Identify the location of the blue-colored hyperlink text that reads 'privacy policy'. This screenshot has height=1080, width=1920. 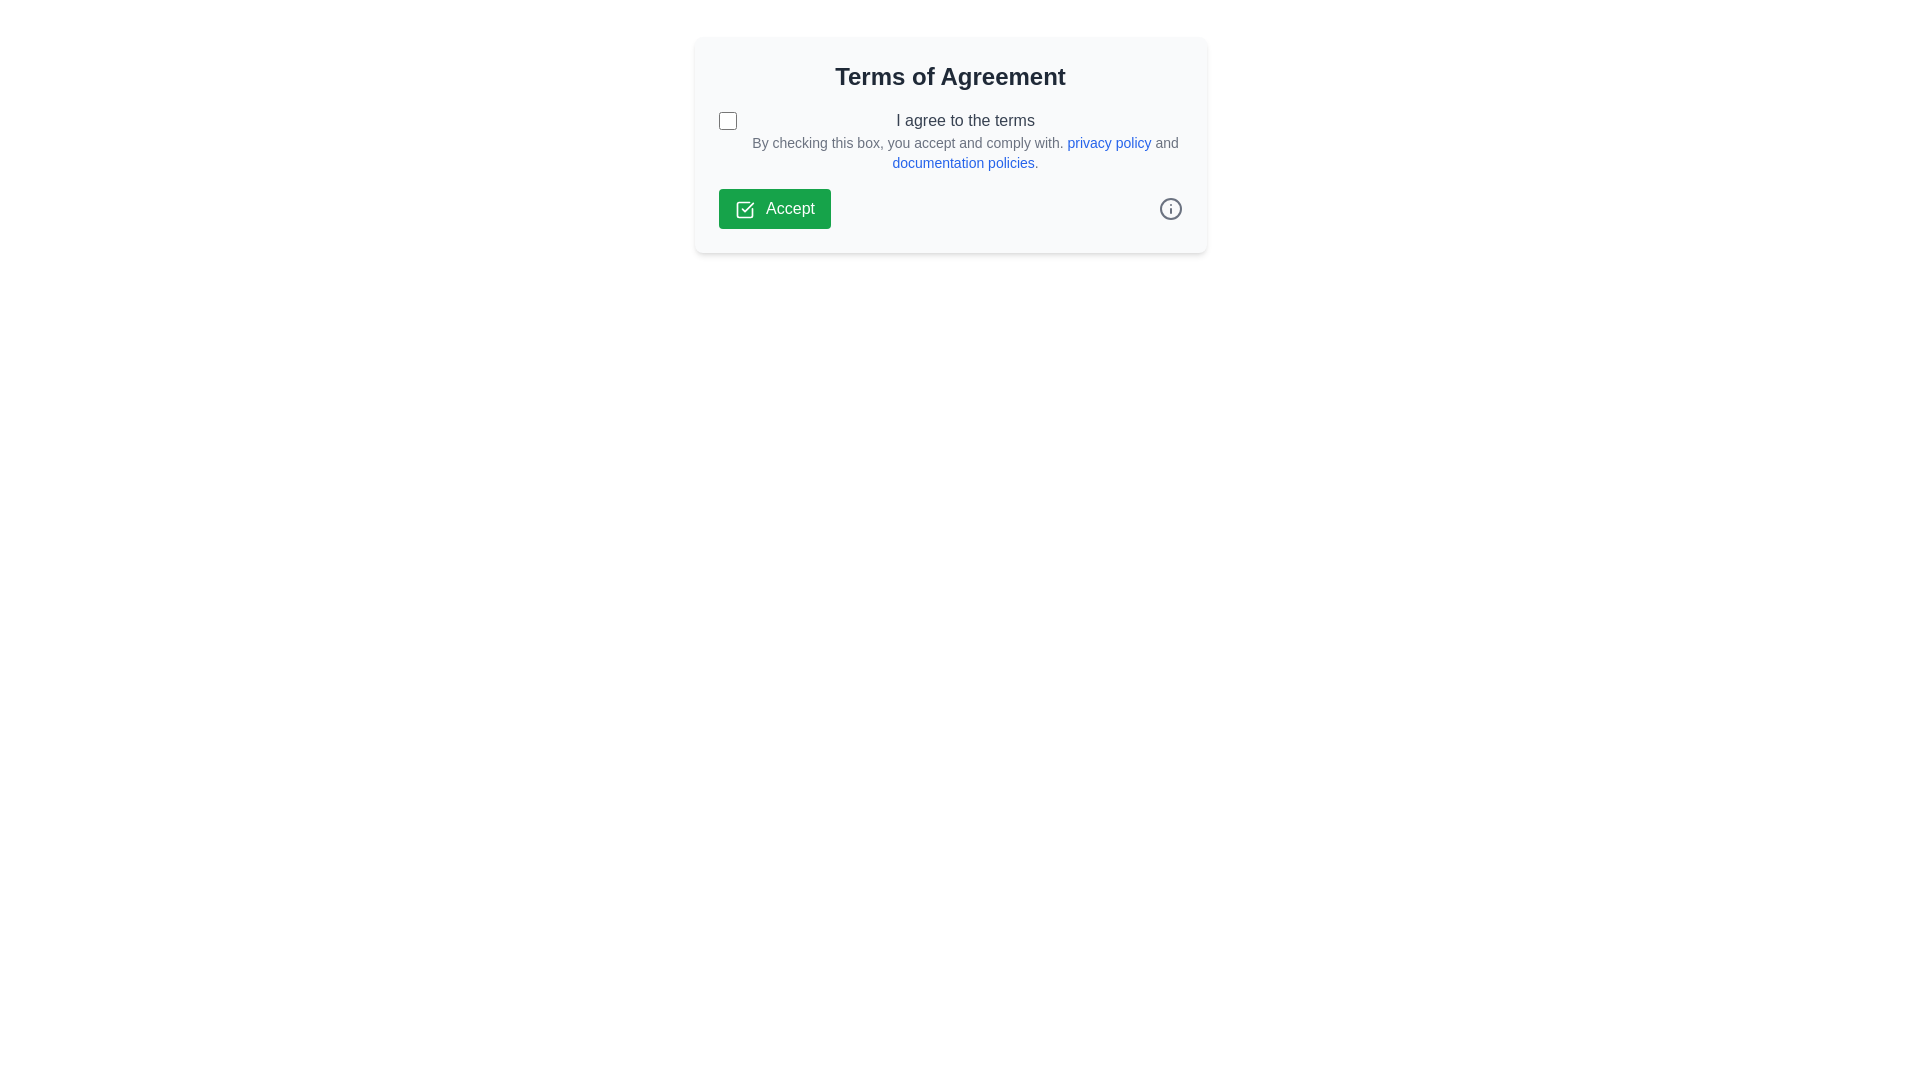
(1106, 141).